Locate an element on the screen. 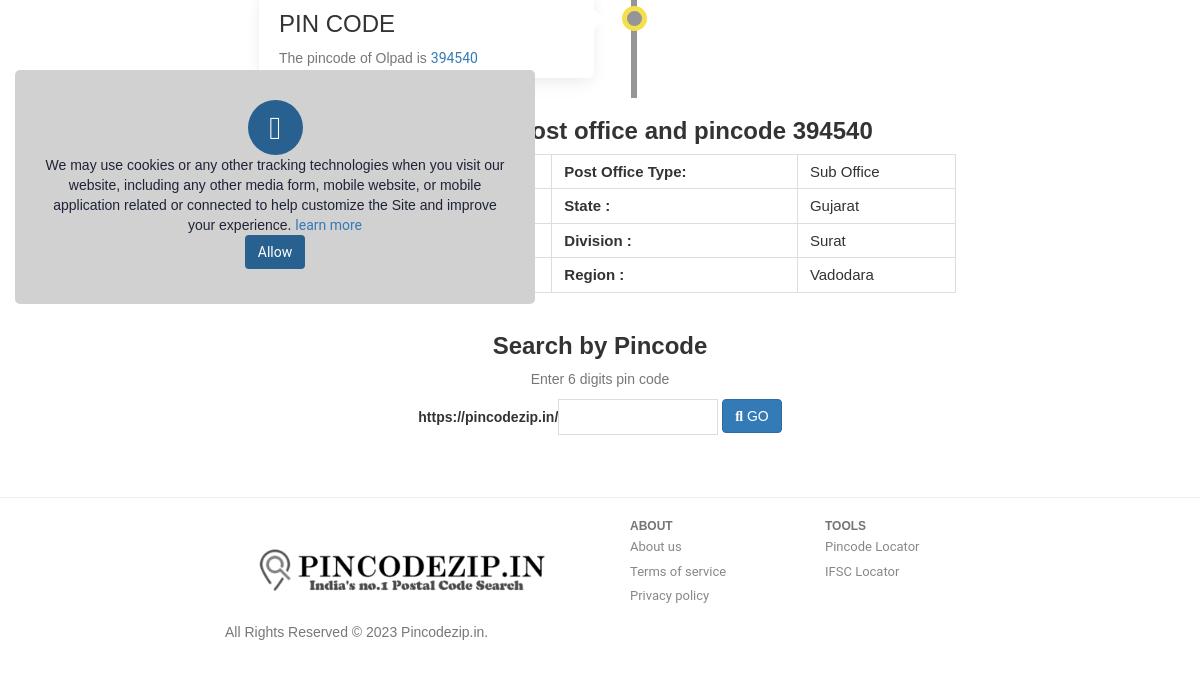 Image resolution: width=1200 pixels, height=681 pixels. 'Allow' is located at coordinates (273, 250).